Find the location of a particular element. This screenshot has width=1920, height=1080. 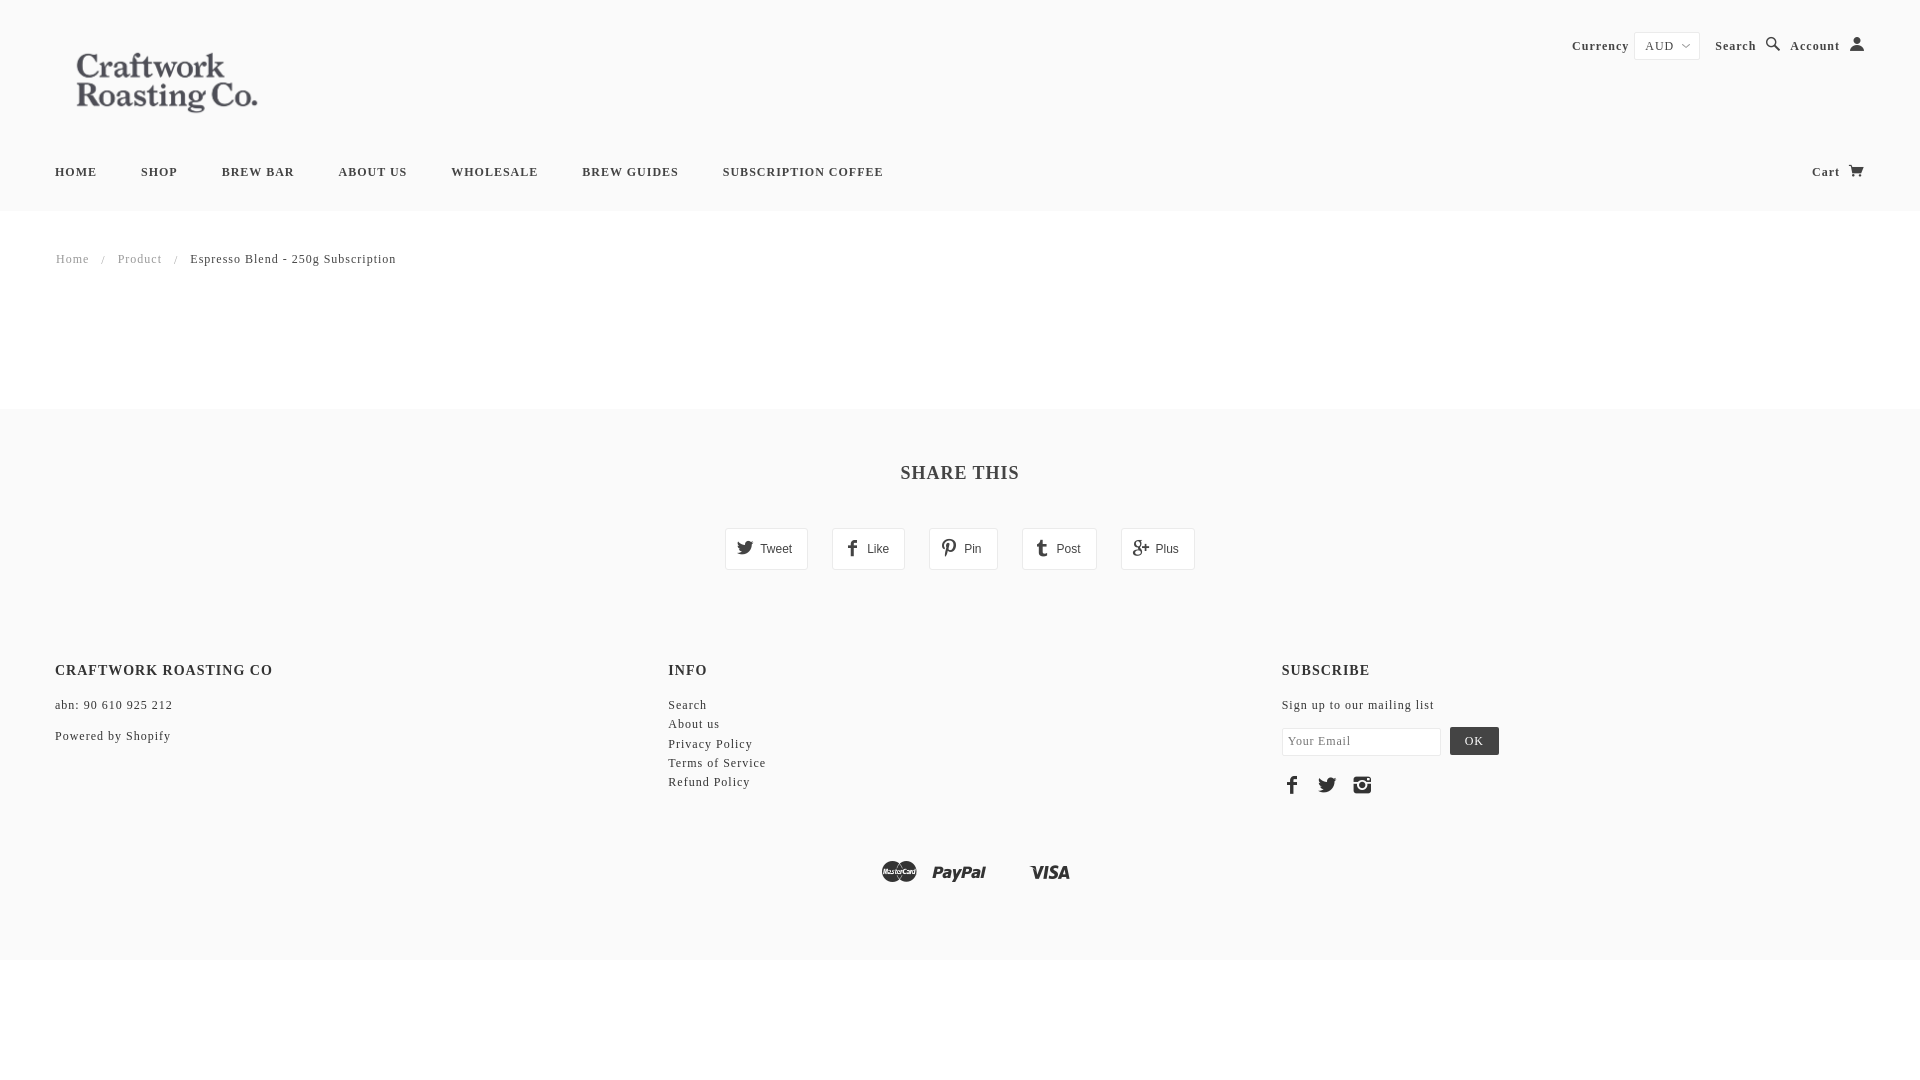

'BREW BAR' is located at coordinates (257, 171).